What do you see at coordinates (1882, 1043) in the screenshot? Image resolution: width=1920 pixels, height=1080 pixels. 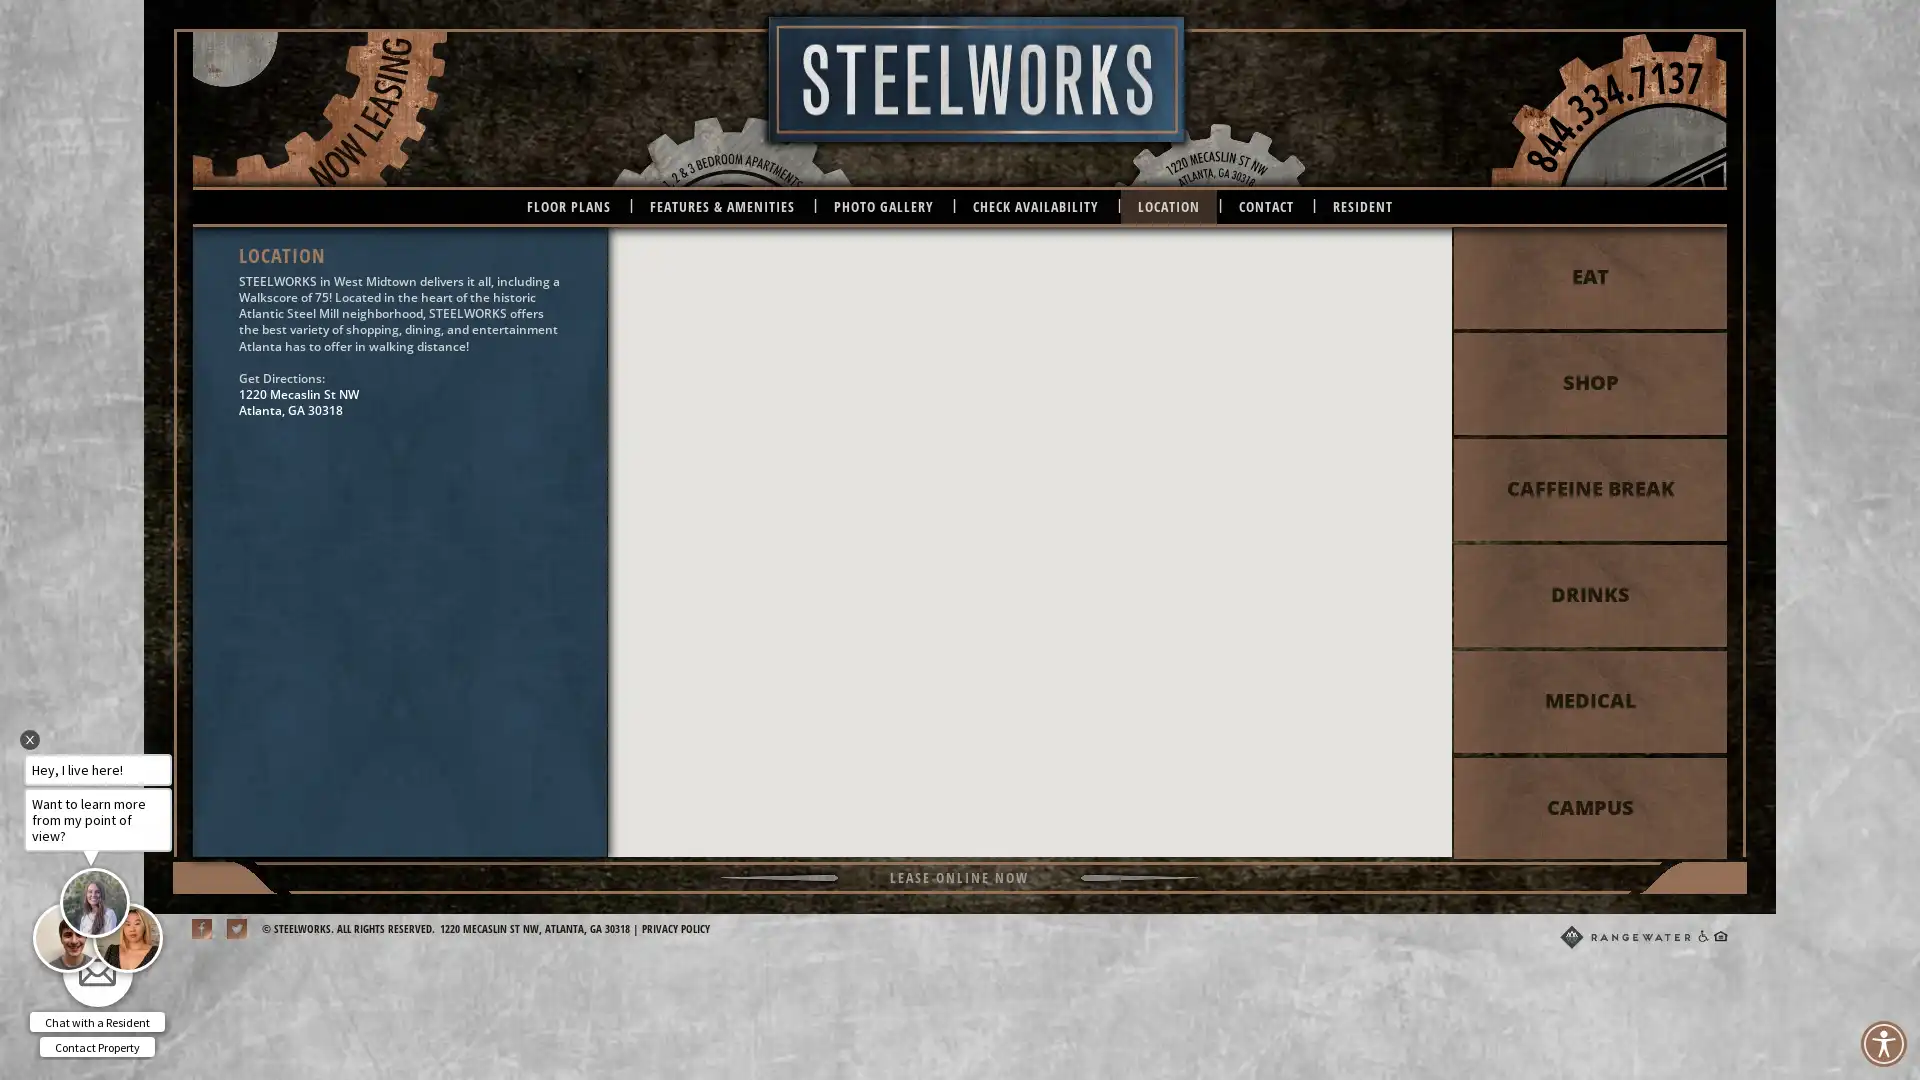 I see `Accessibility Menu` at bounding box center [1882, 1043].